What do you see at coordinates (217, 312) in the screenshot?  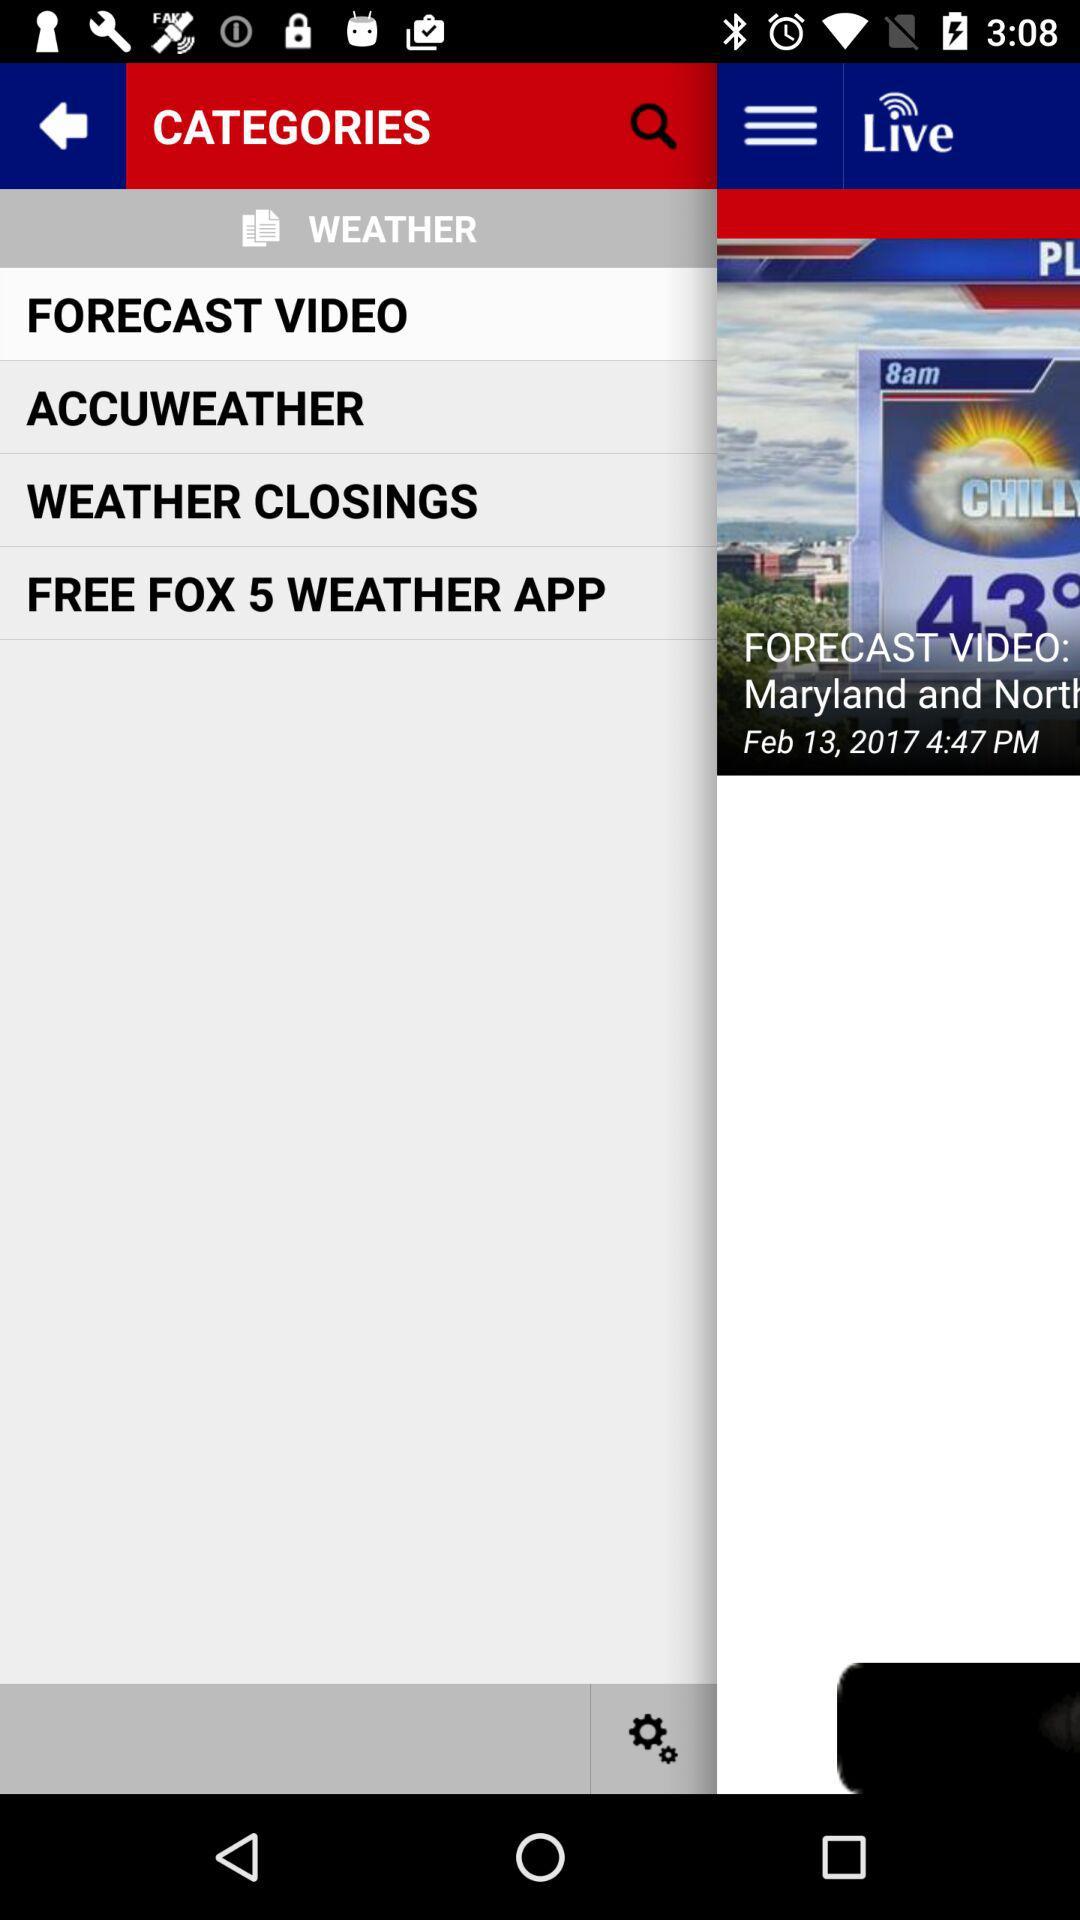 I see `item above accuweather item` at bounding box center [217, 312].